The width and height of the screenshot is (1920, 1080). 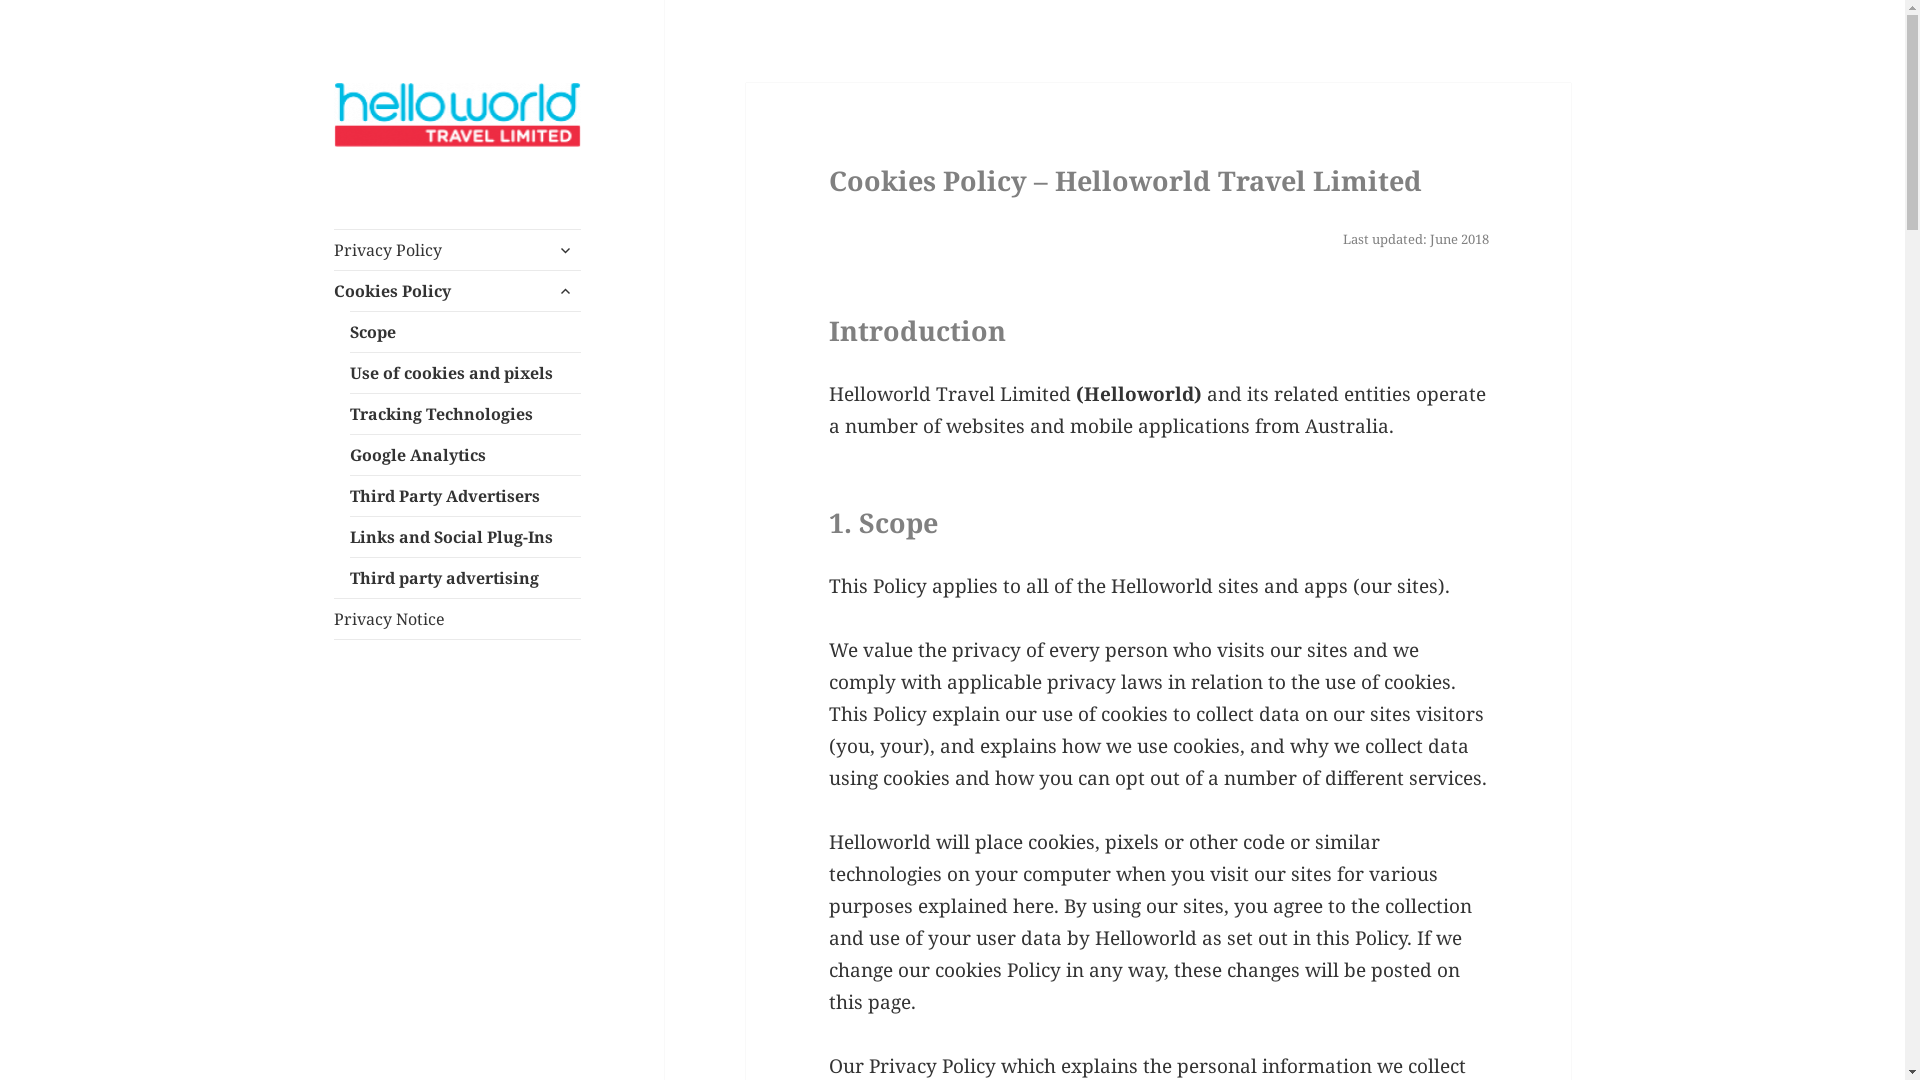 I want to click on 'Tracking Technologies', so click(x=464, y=412).